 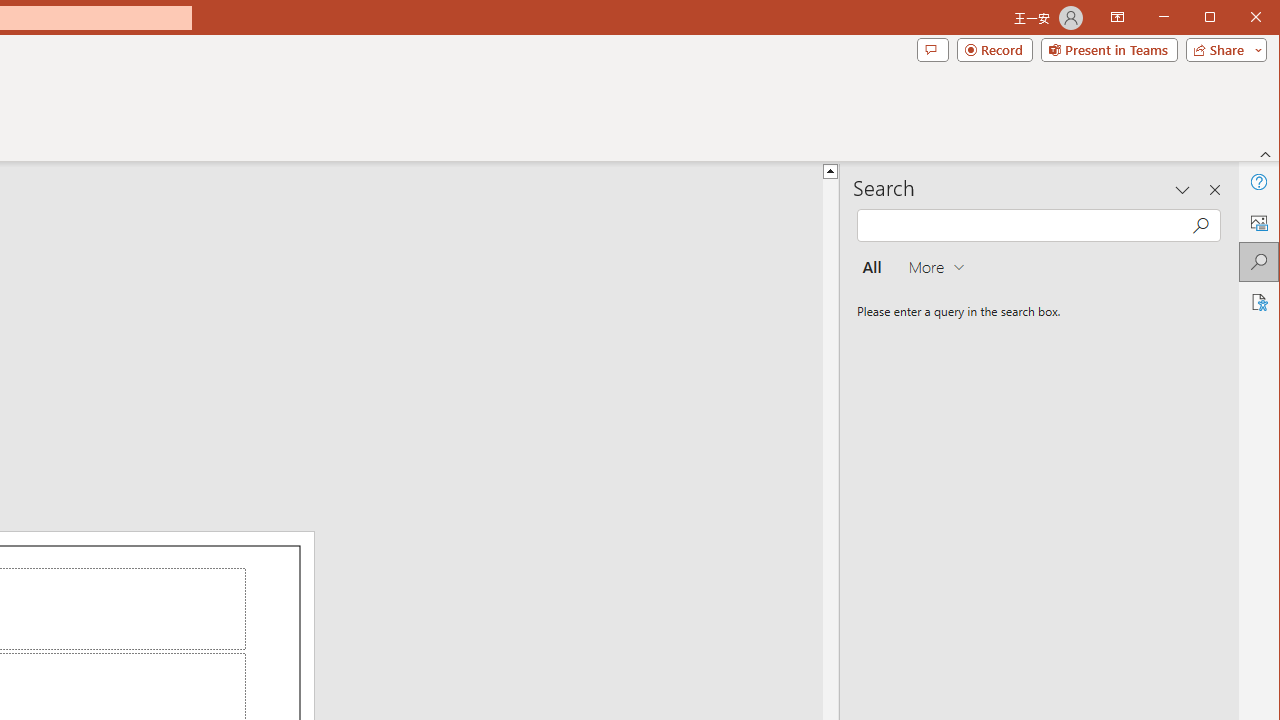 I want to click on 'Alt Text', so click(x=1257, y=222).